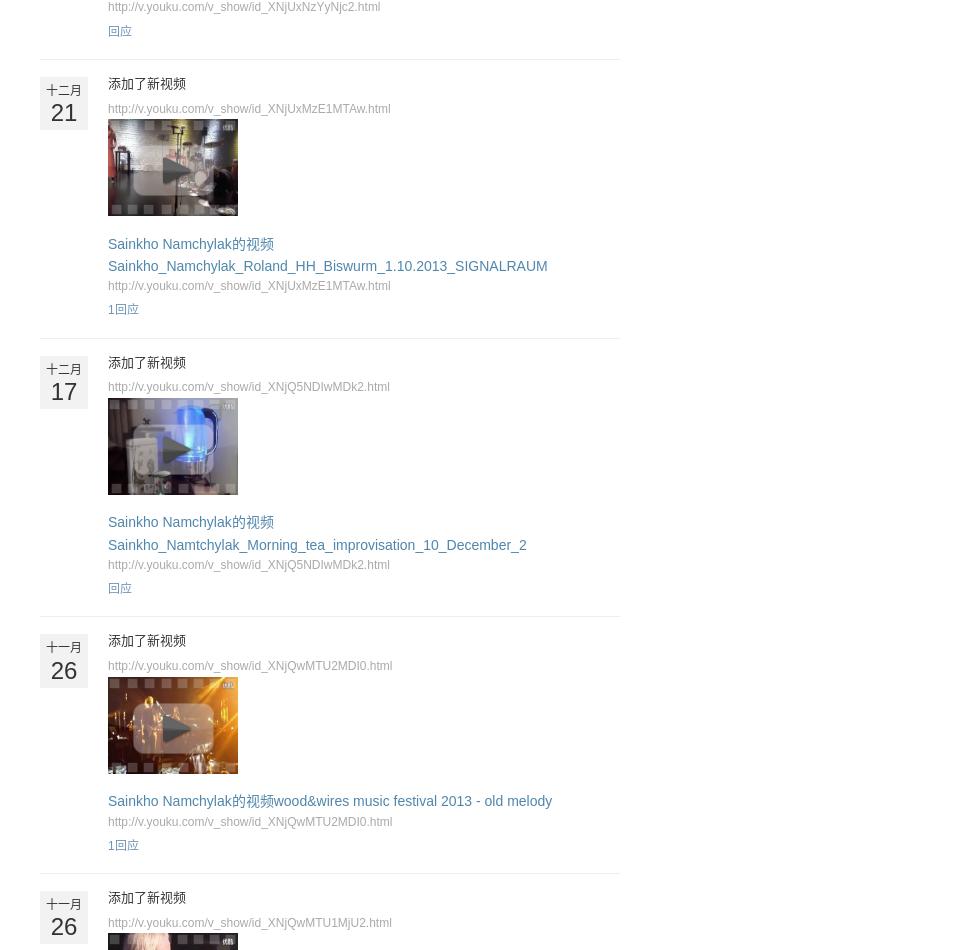 Image resolution: width=960 pixels, height=950 pixels. I want to click on 'Sainkho Namchylak的视频Sainkho_Namchylak_Roland_HH_Biswurm_1.10.2013_SIGNALRAUM', so click(327, 253).